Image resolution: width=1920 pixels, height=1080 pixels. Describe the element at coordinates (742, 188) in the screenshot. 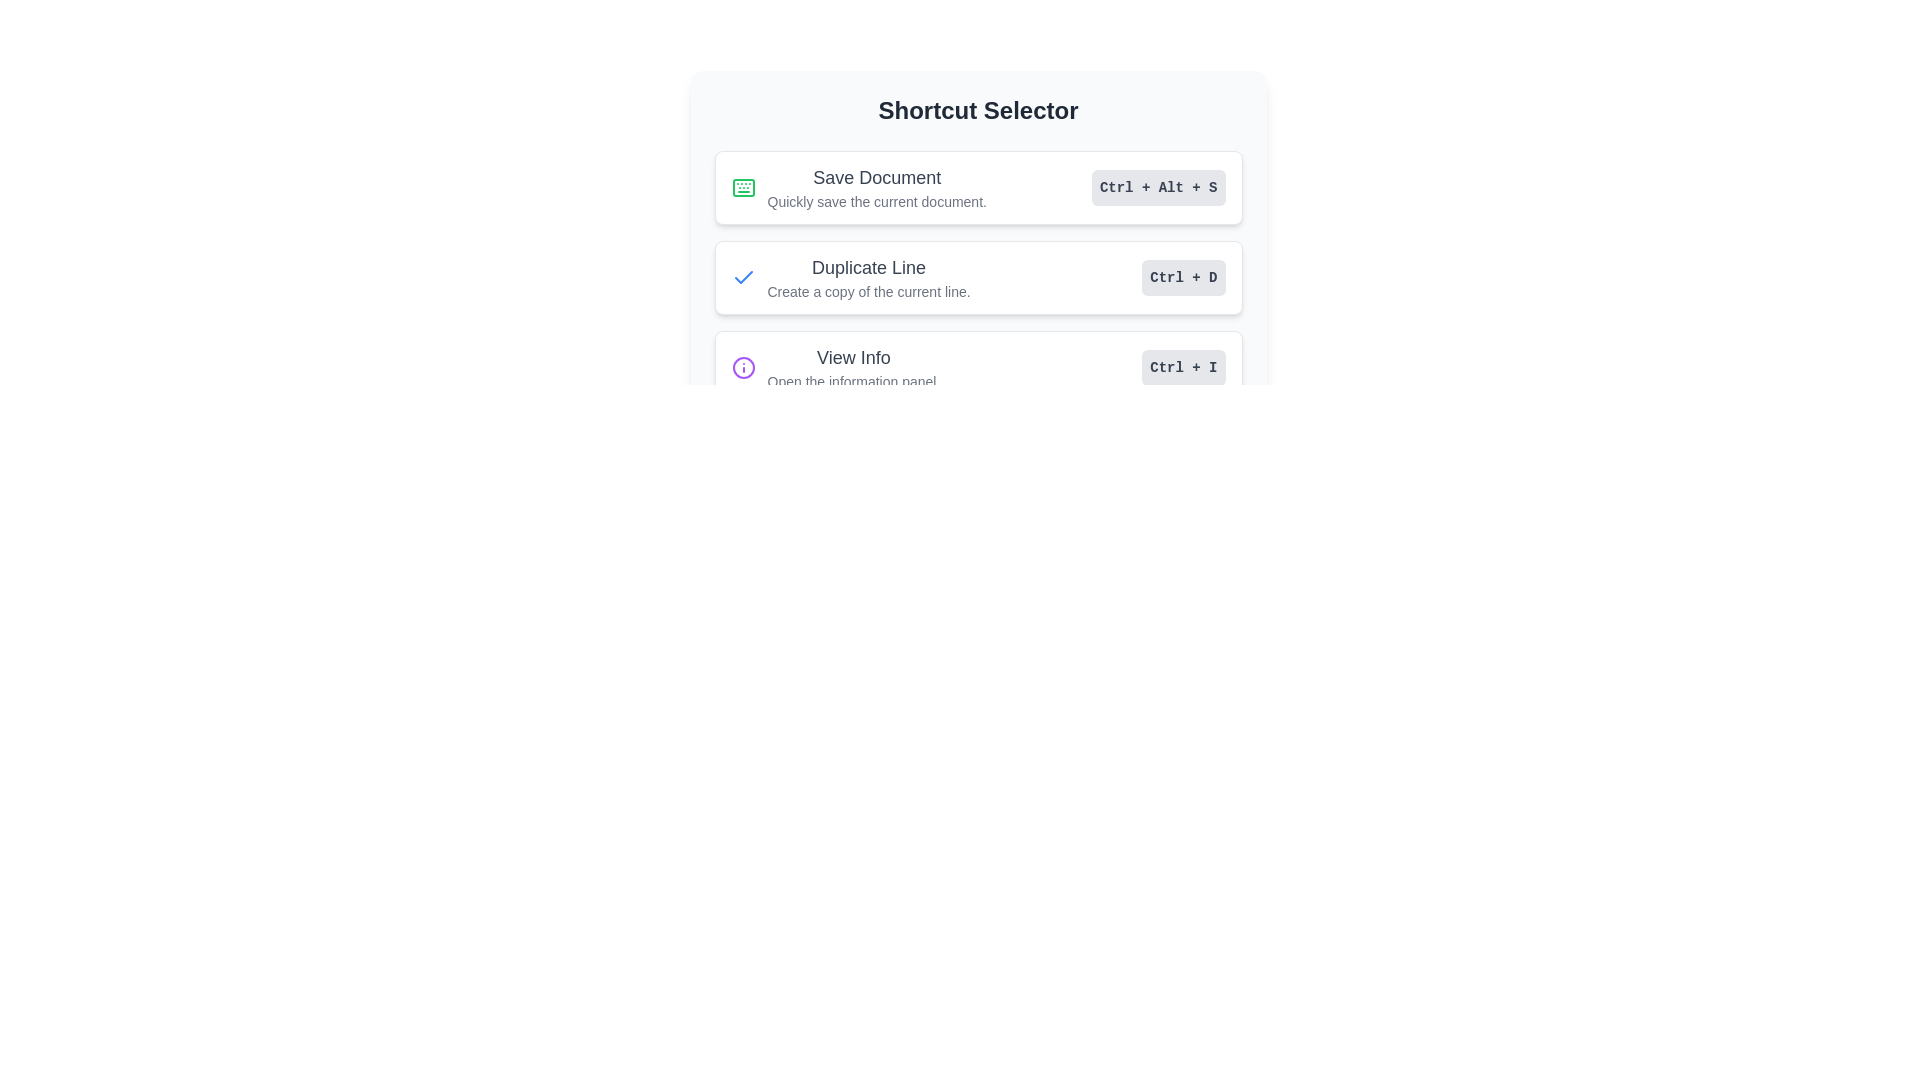

I see `the green keyboard icon located to the left of the 'Save Document' label` at that location.